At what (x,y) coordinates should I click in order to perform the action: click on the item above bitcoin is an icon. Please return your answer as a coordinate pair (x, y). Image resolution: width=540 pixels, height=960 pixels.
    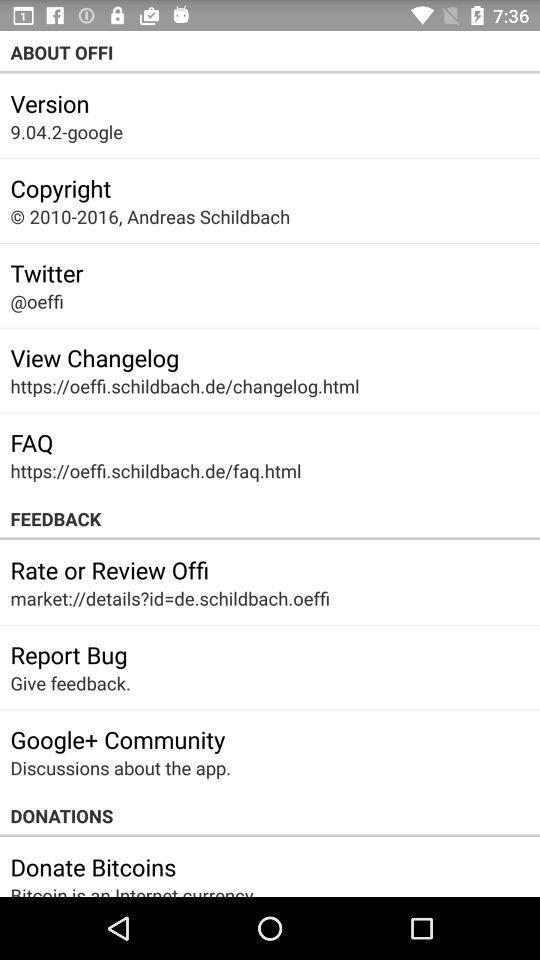
    Looking at the image, I should click on (92, 866).